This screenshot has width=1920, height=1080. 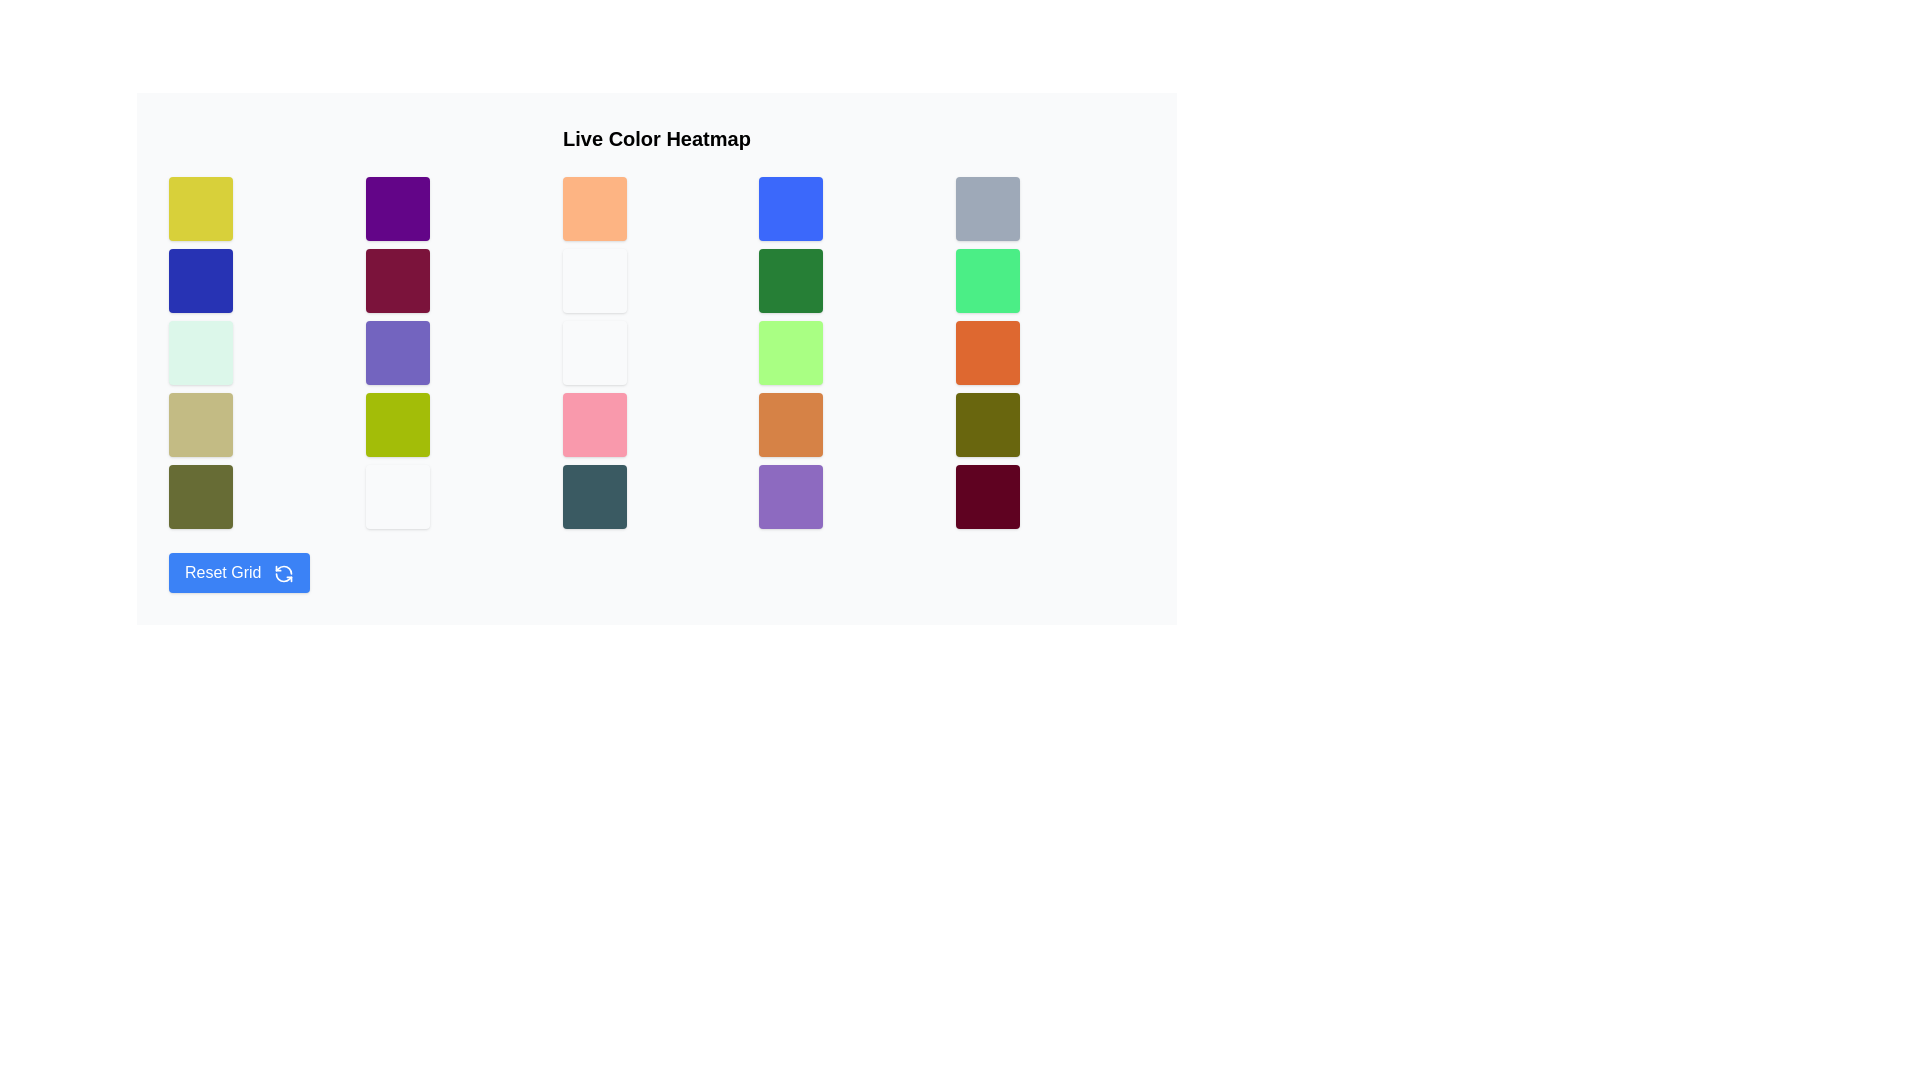 I want to click on the non-interactive visual element, which is a square with rounded edges and a solid background color of RGB(214, 130, 70), located as the fourth square in the fourth row of a grid layout, so click(x=790, y=423).